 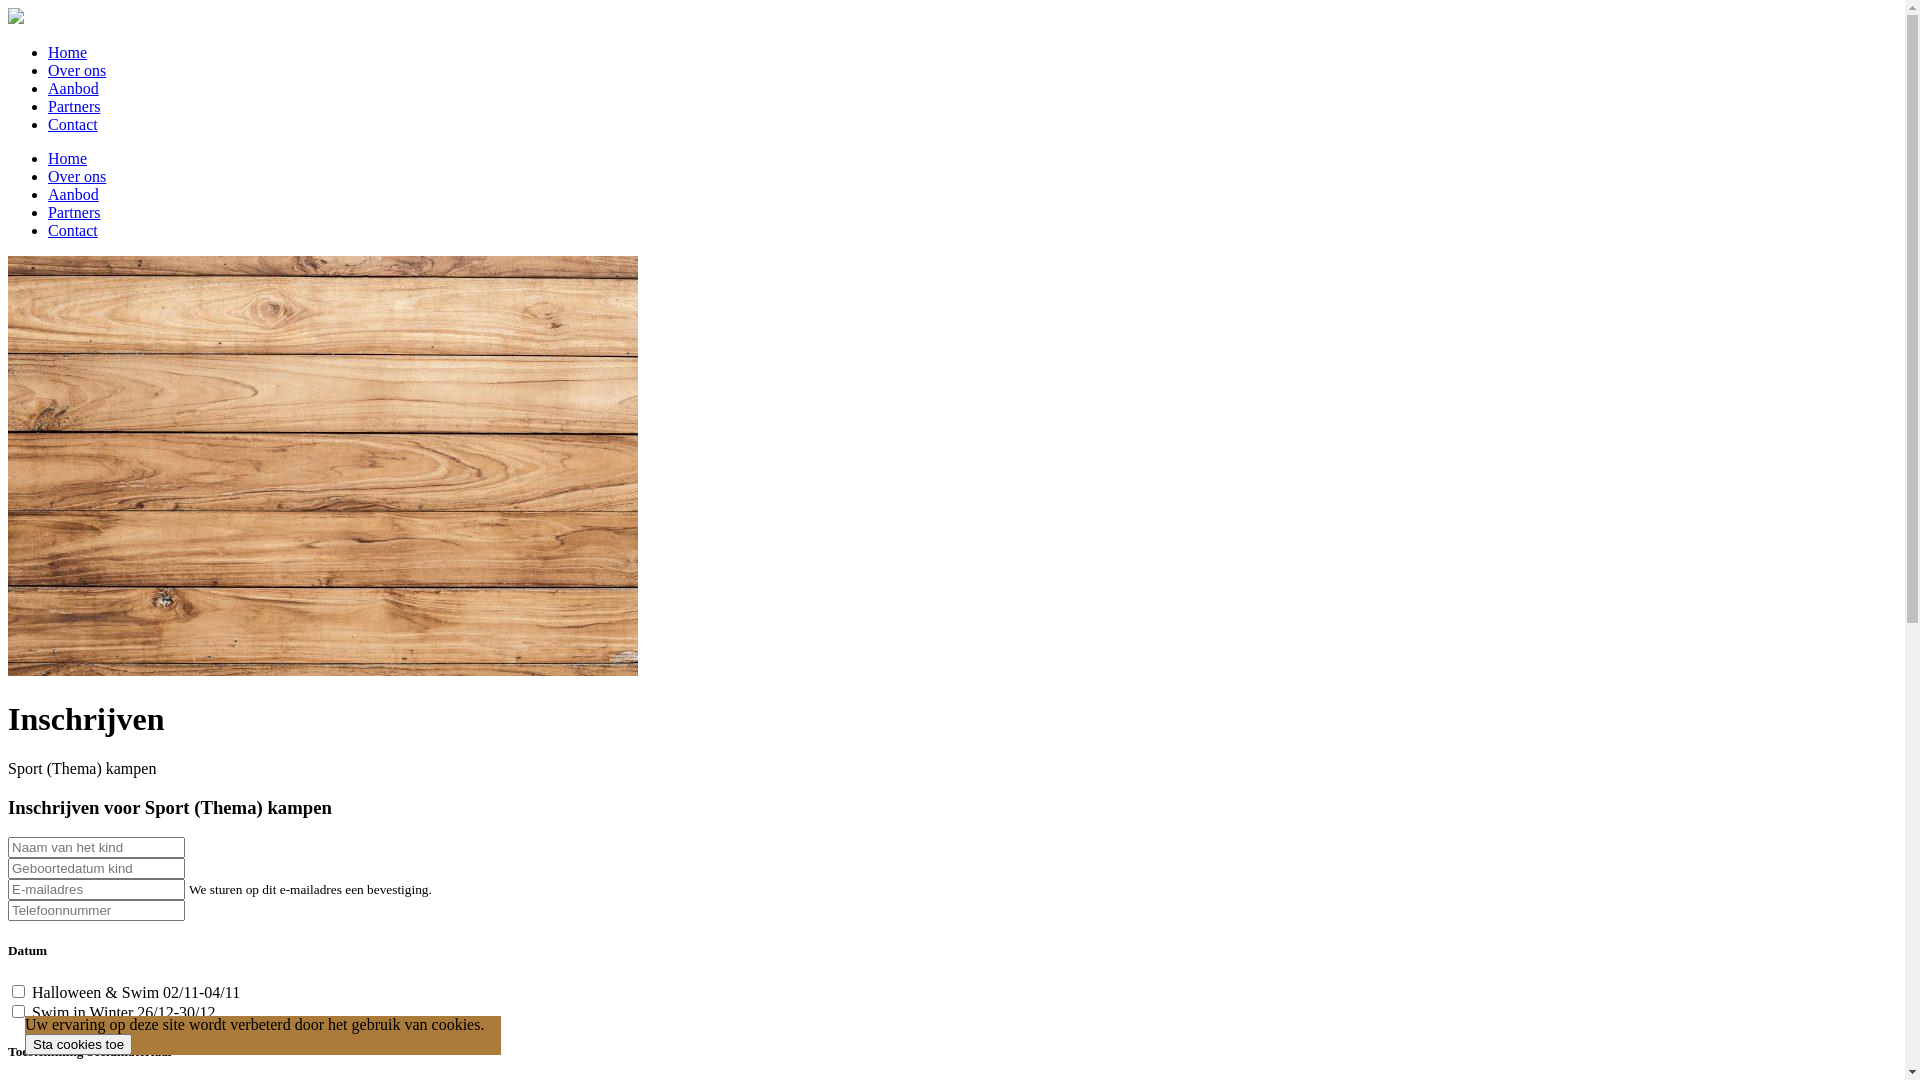 What do you see at coordinates (76, 175) in the screenshot?
I see `'Over ons'` at bounding box center [76, 175].